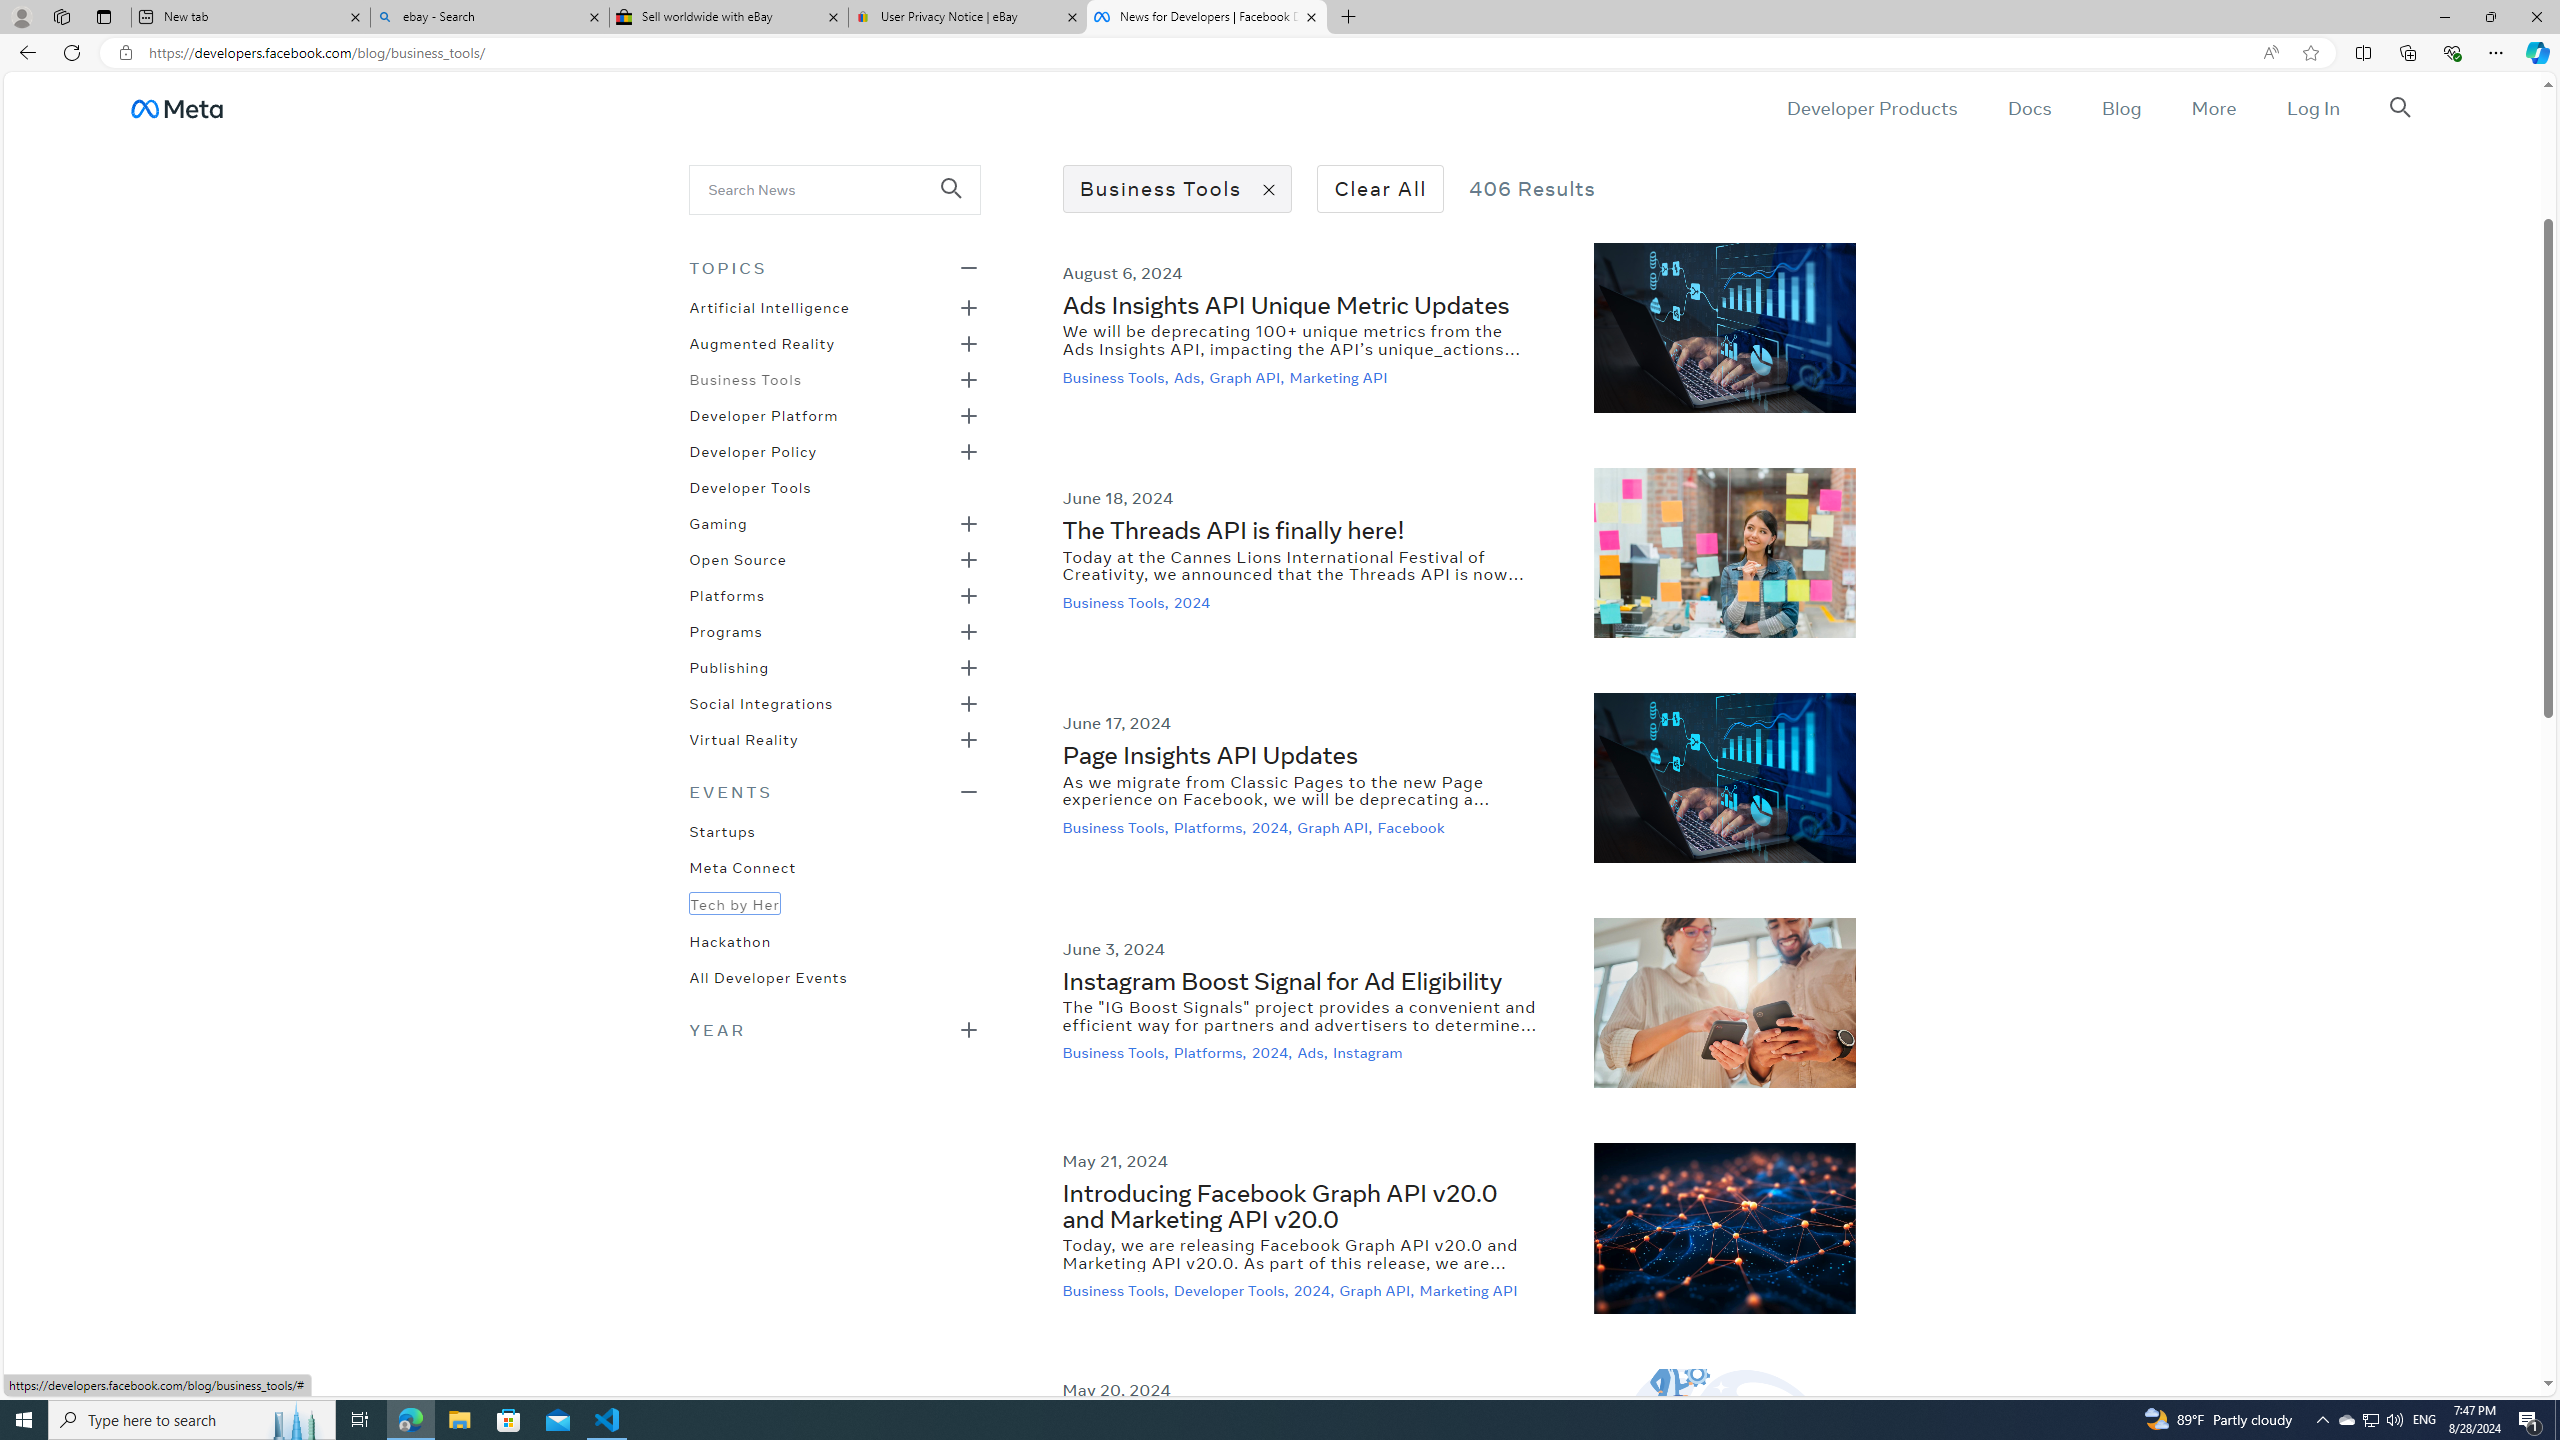  What do you see at coordinates (761, 701) in the screenshot?
I see `'Social Integrations'` at bounding box center [761, 701].